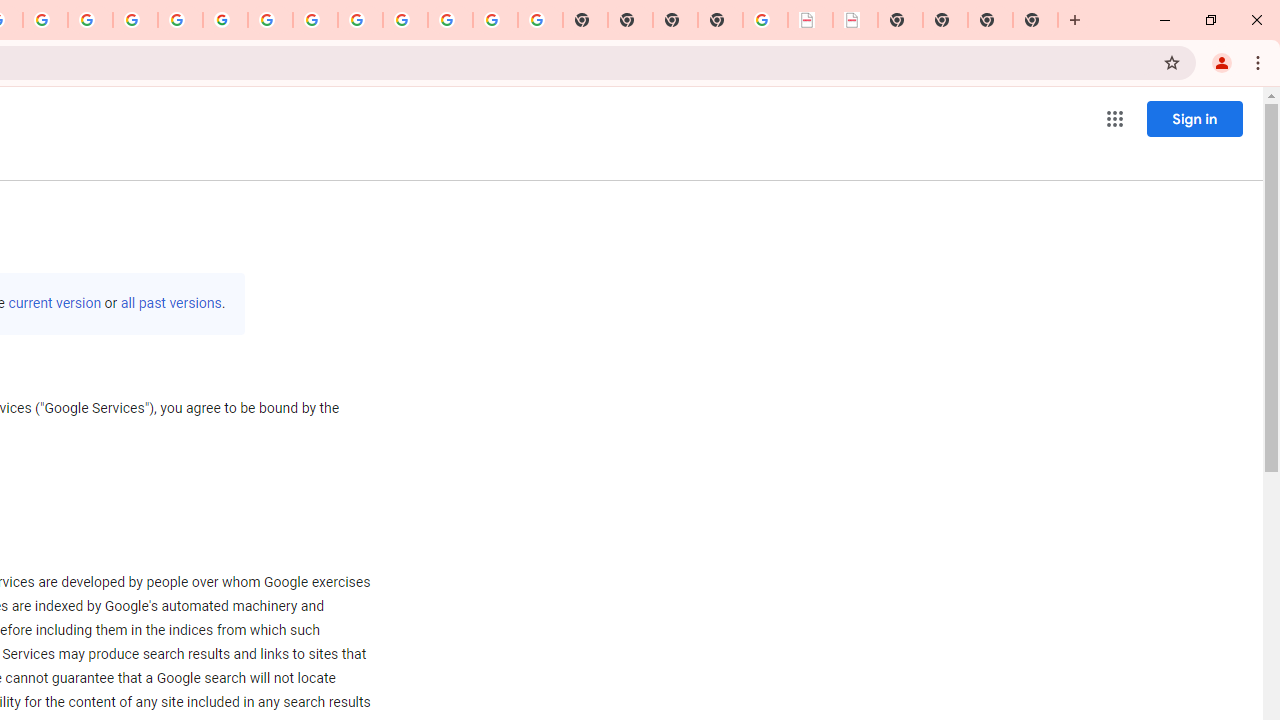  Describe the element at coordinates (89, 20) in the screenshot. I see `'Privacy Help Center - Policies Help'` at that location.